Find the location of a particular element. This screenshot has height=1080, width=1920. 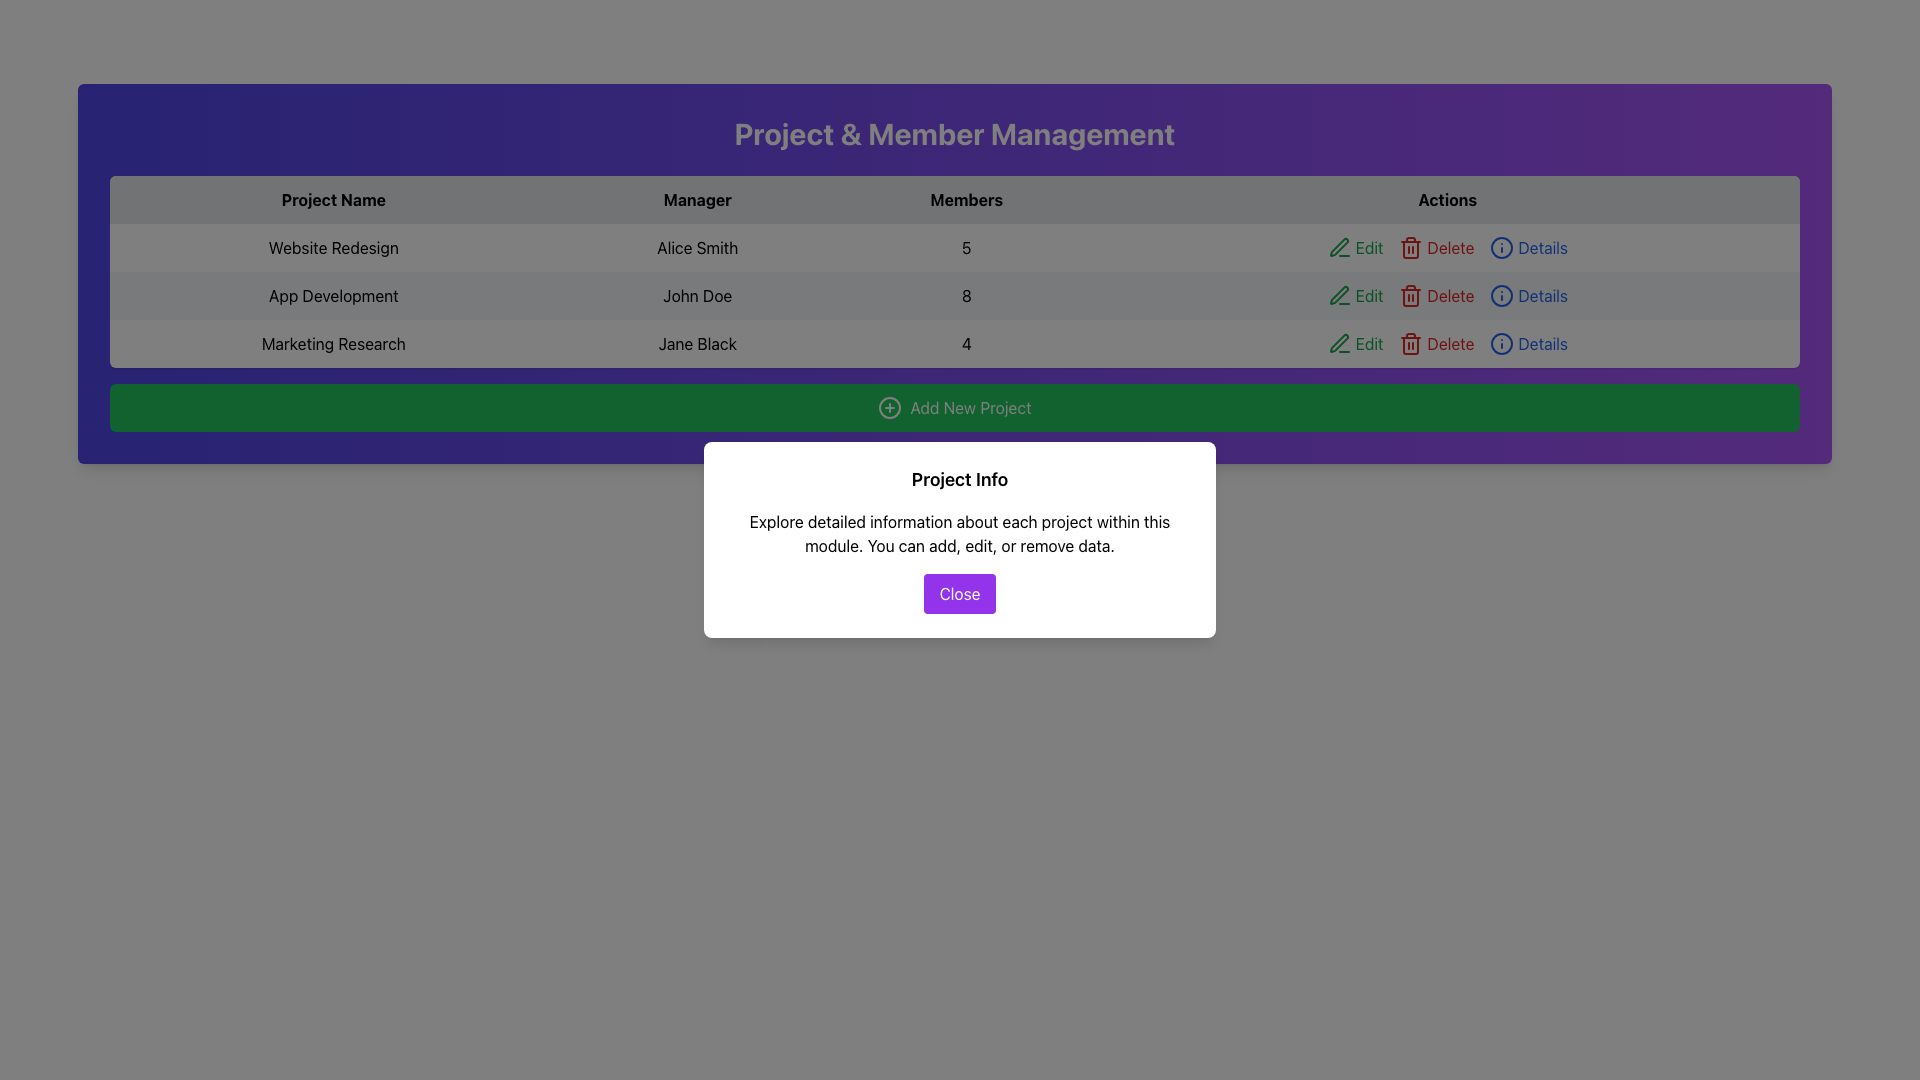

the text element displaying the number '5' in the 'Members' column for the row labeled 'Alice Smith' in the table is located at coordinates (966, 246).